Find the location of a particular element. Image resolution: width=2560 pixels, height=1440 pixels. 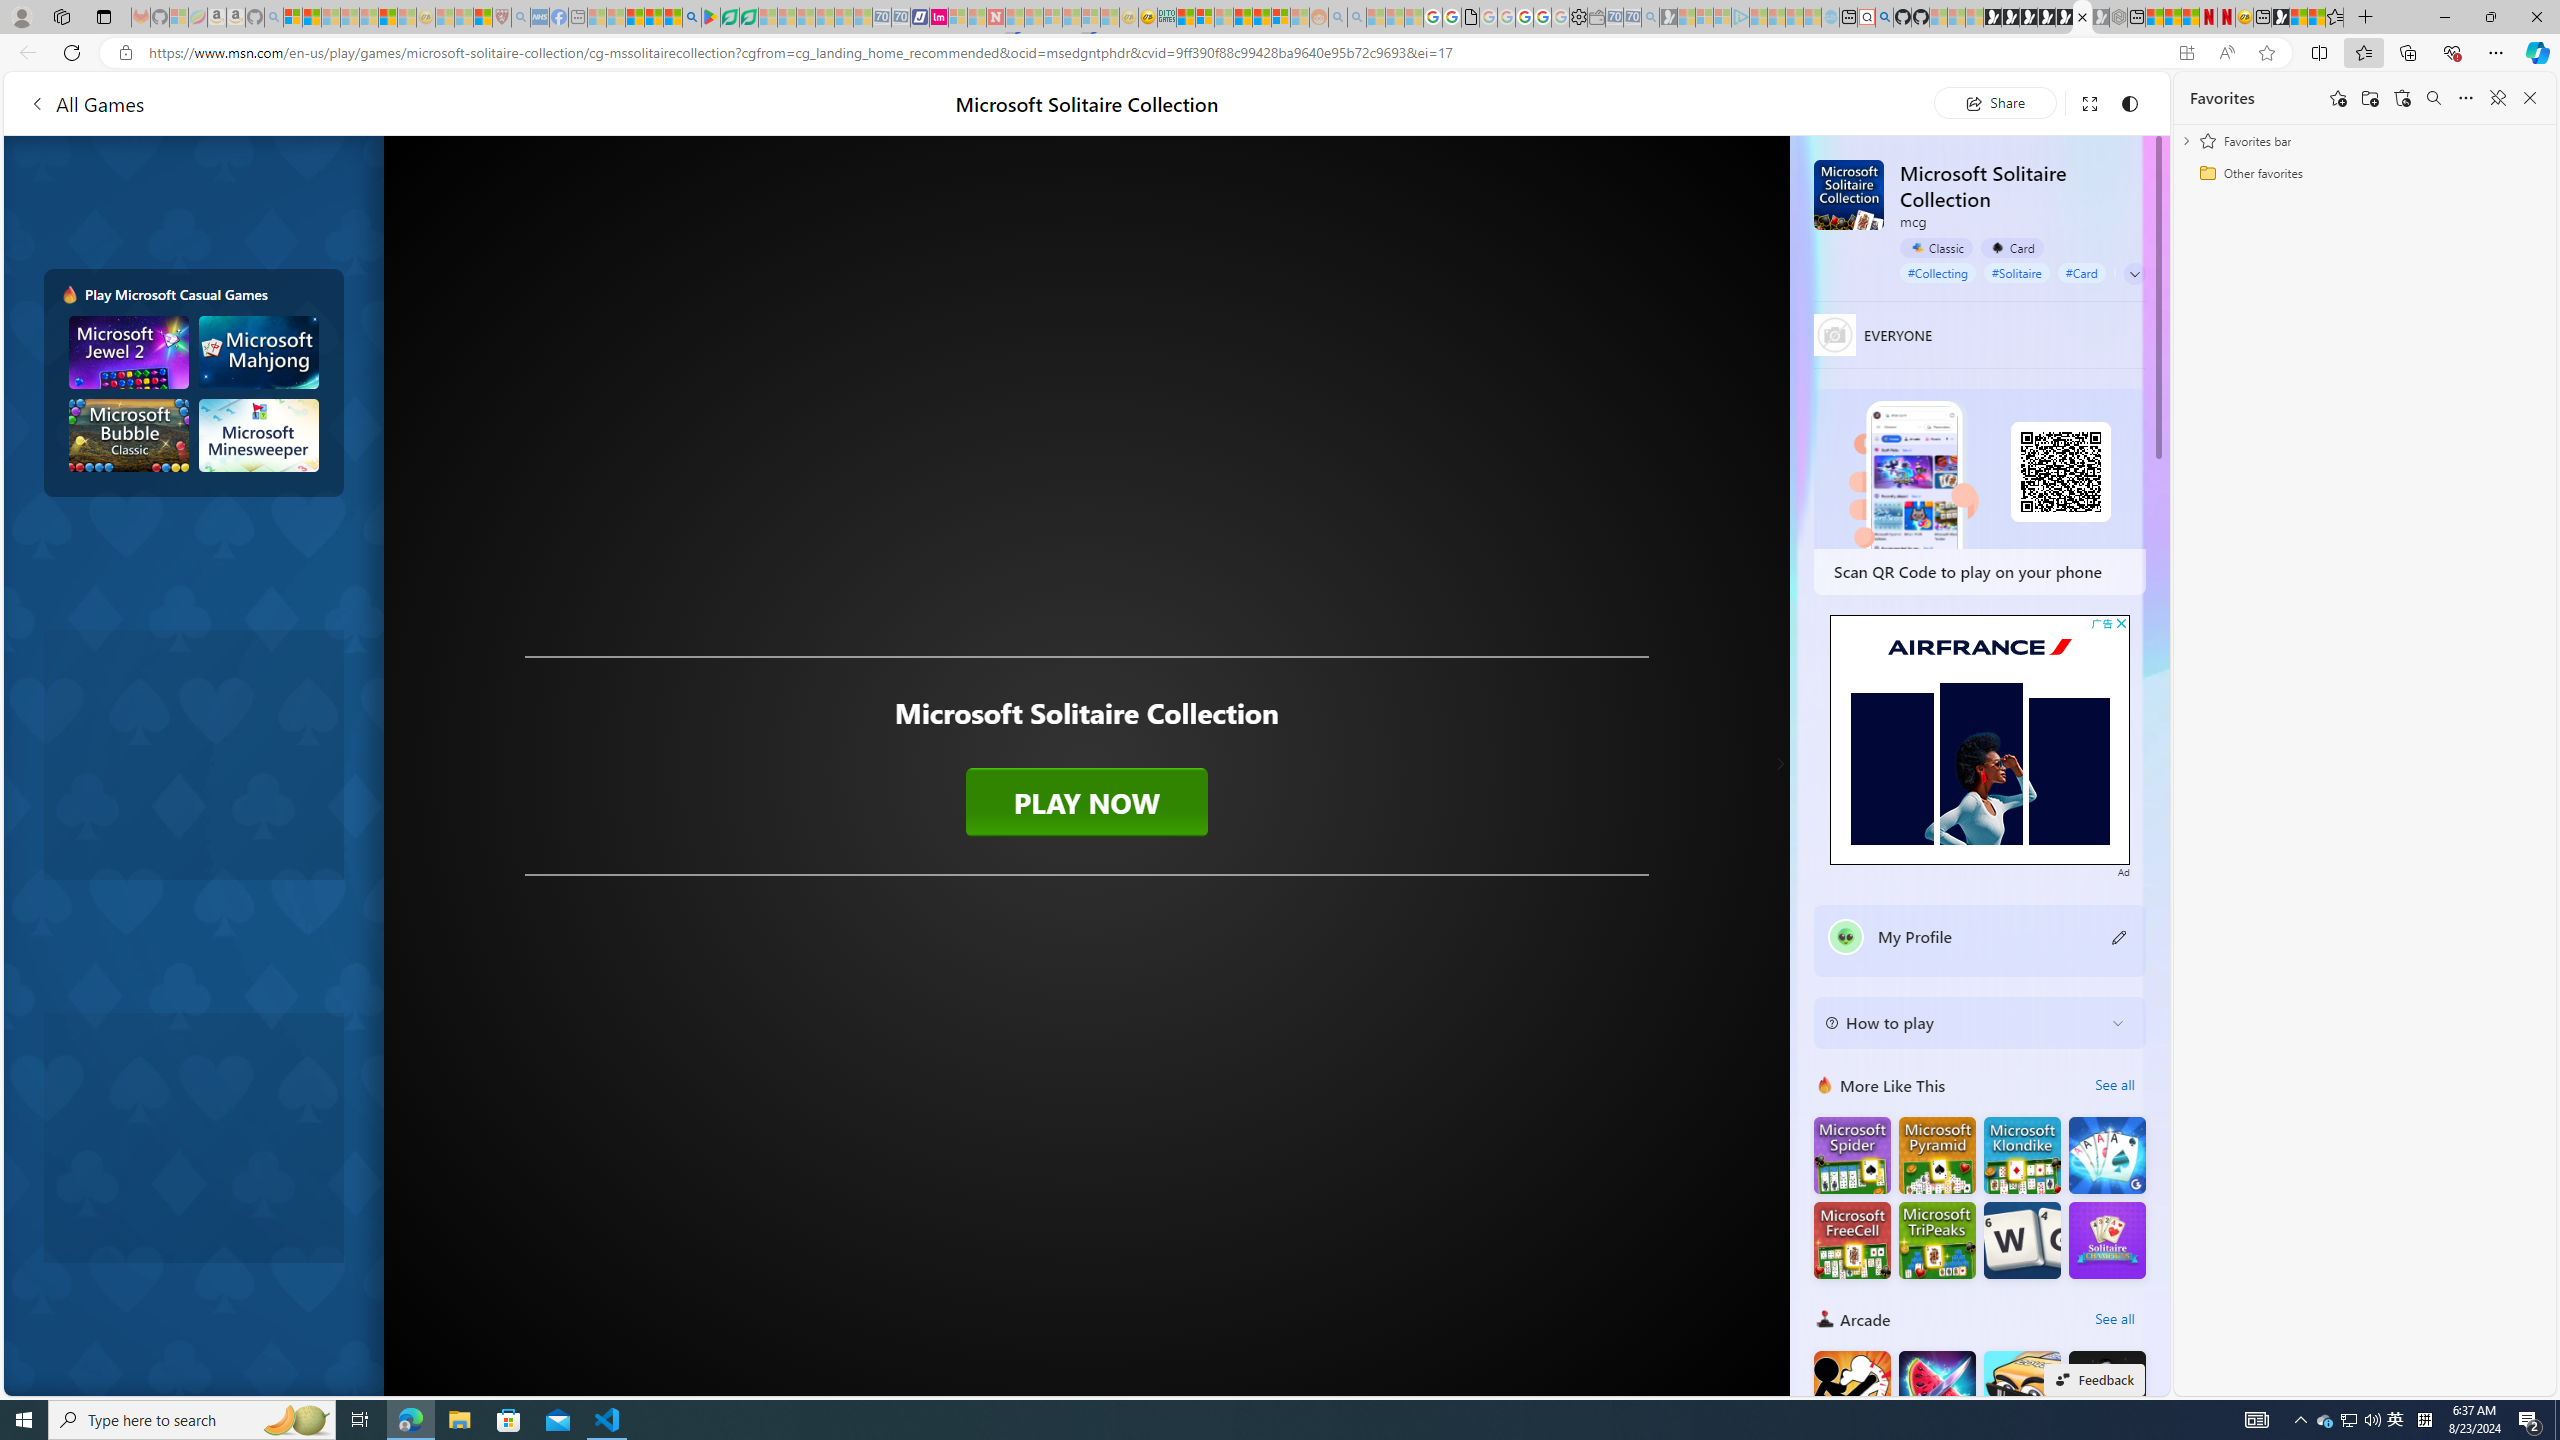

'Class: button edit-icon' is located at coordinates (2119, 935).